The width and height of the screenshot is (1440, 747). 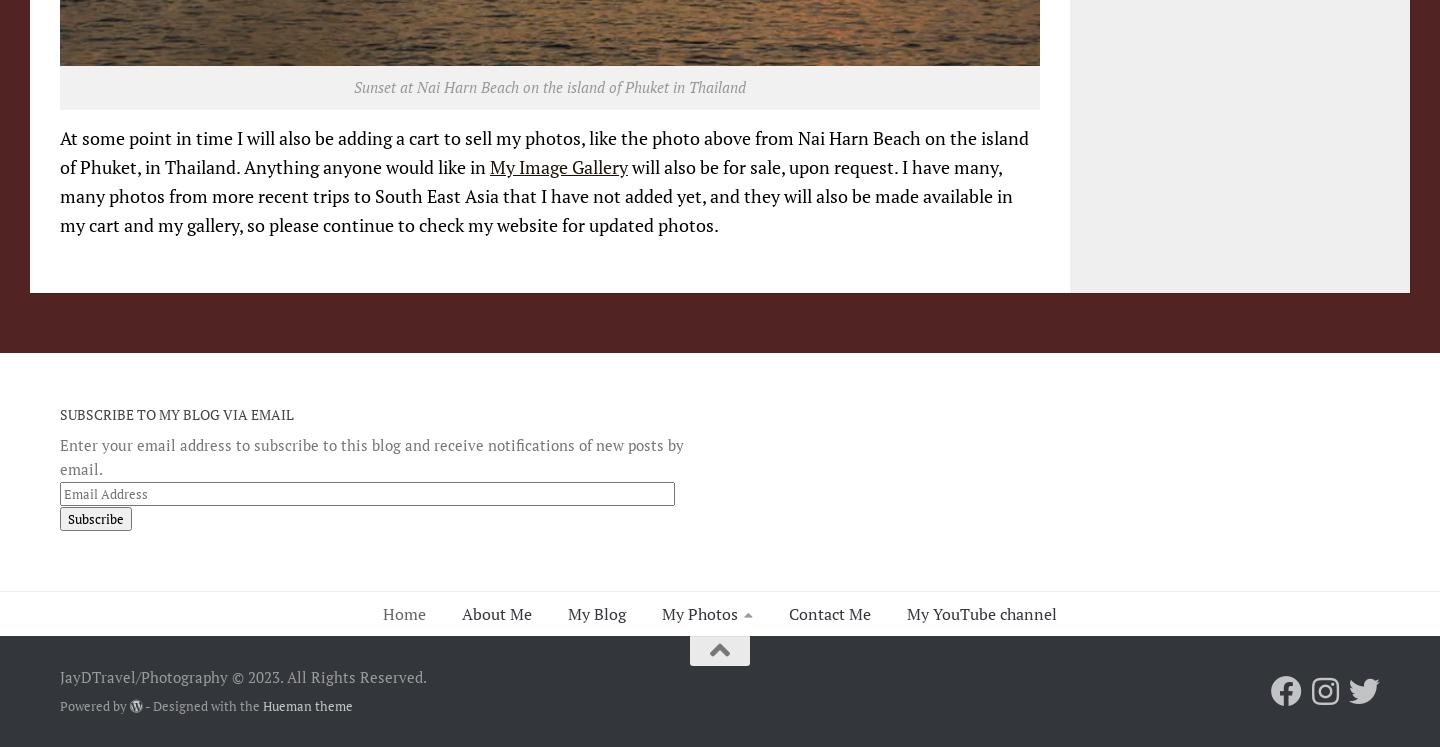 What do you see at coordinates (370, 455) in the screenshot?
I see `'Enter your email address to subscribe to this blog and receive notifications of new posts by email.'` at bounding box center [370, 455].